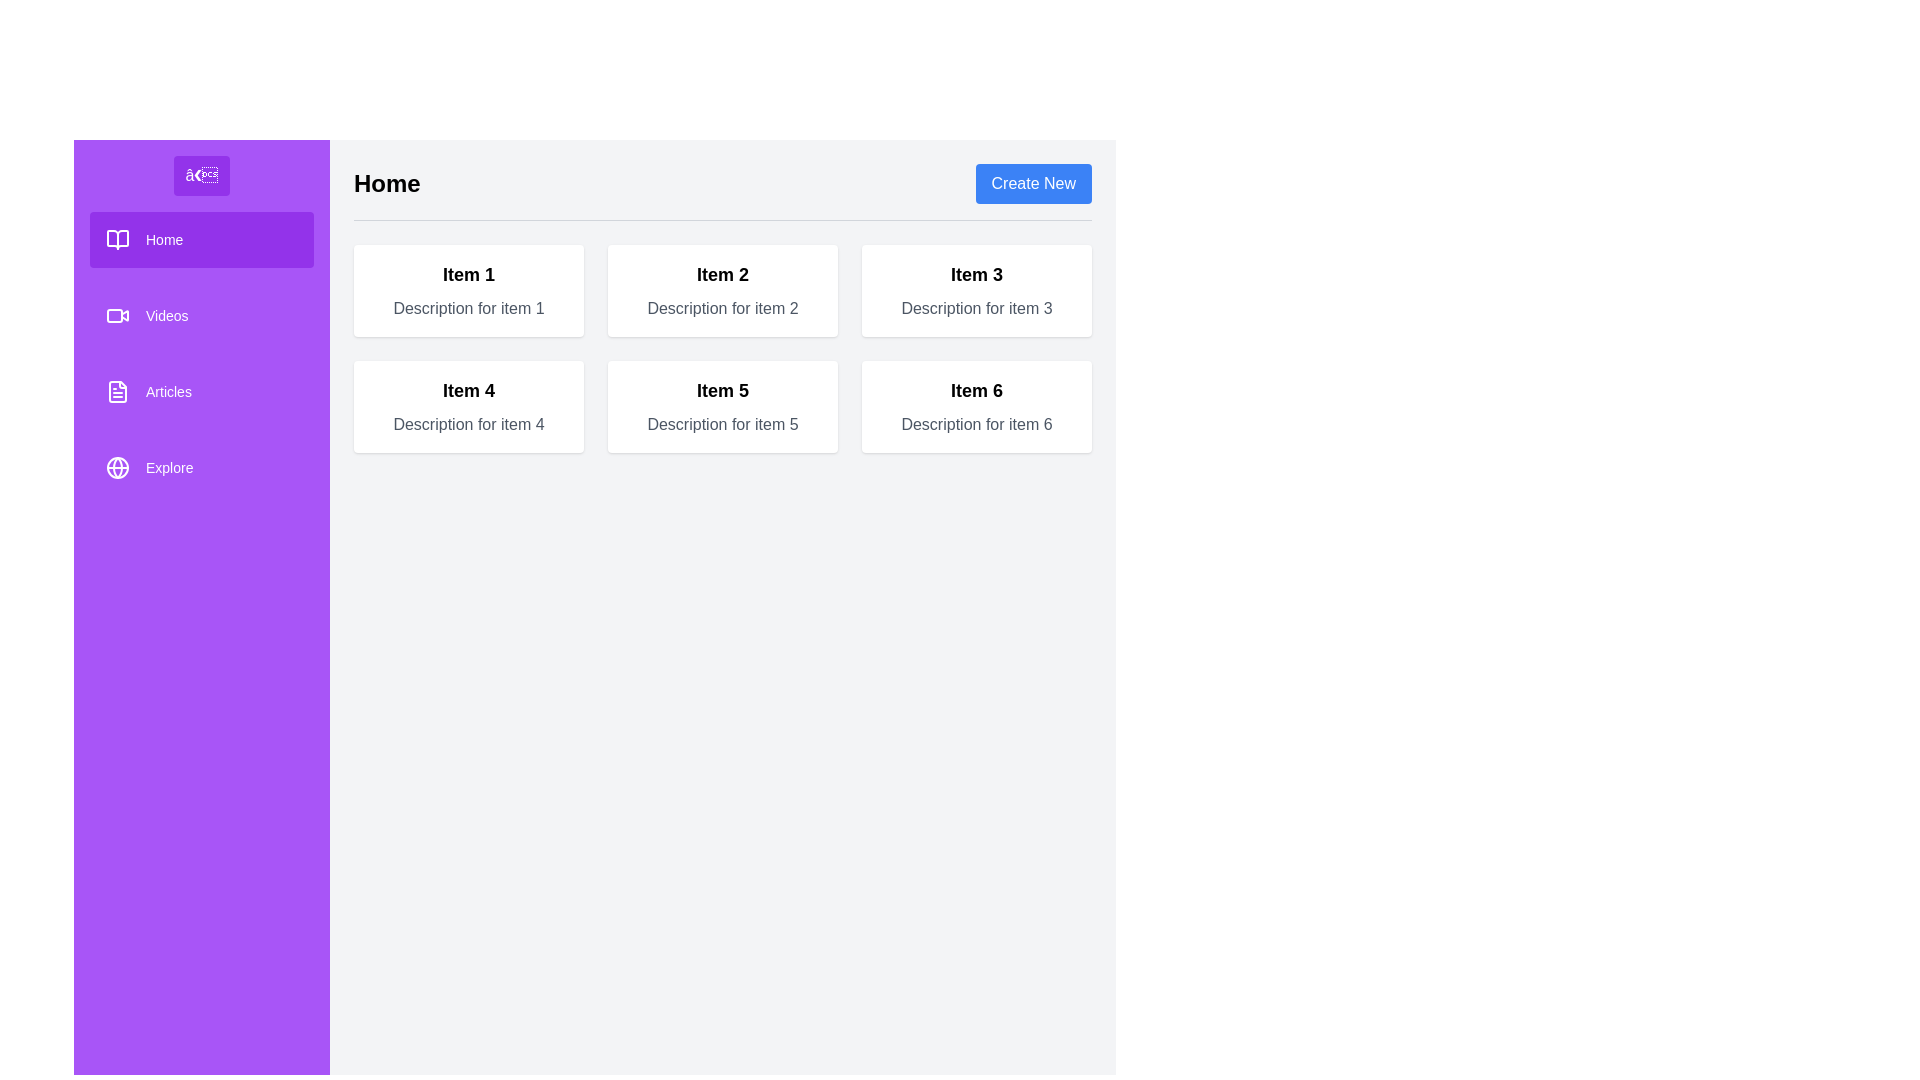 The width and height of the screenshot is (1920, 1080). Describe the element at coordinates (117, 238) in the screenshot. I see `the compact, rounded square icon with a purple background and white book graphic located in the sidebar navigation menu, positioned next` at that location.